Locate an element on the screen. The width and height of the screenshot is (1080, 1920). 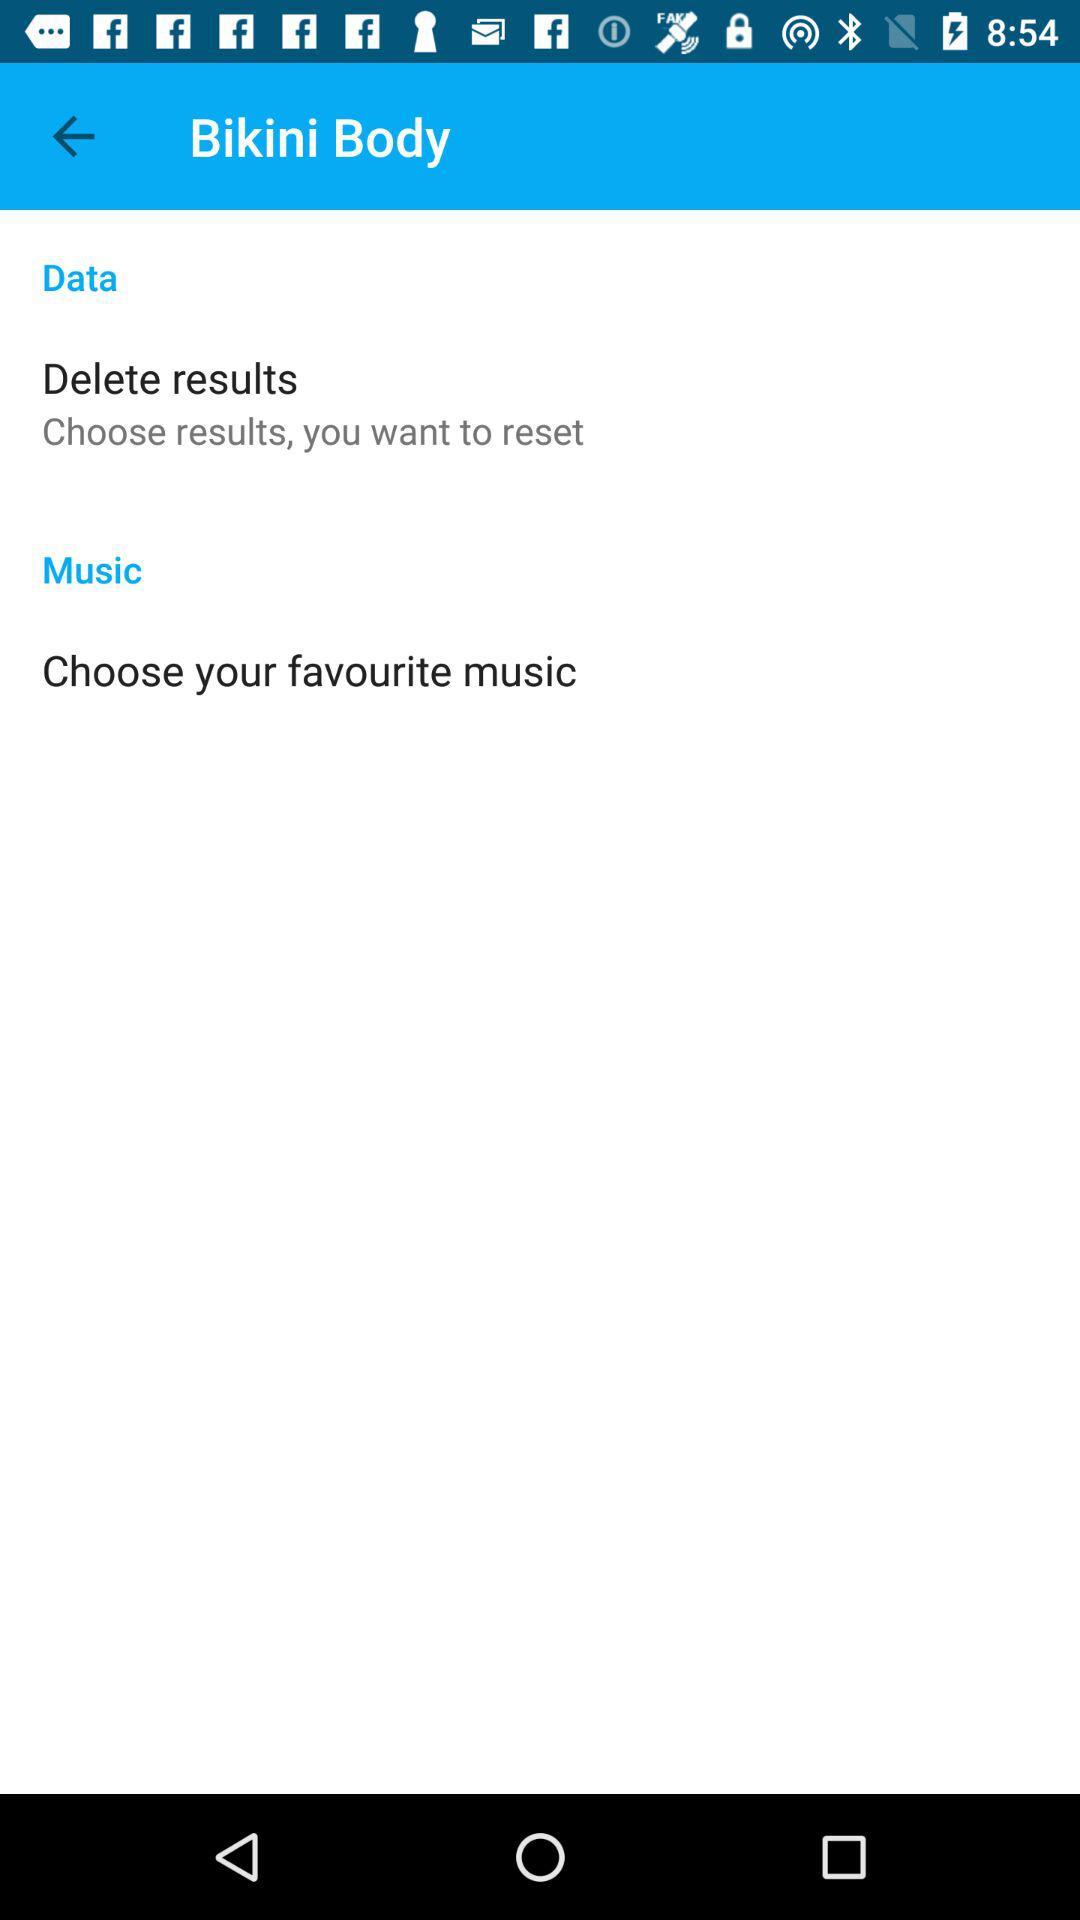
data item is located at coordinates (540, 254).